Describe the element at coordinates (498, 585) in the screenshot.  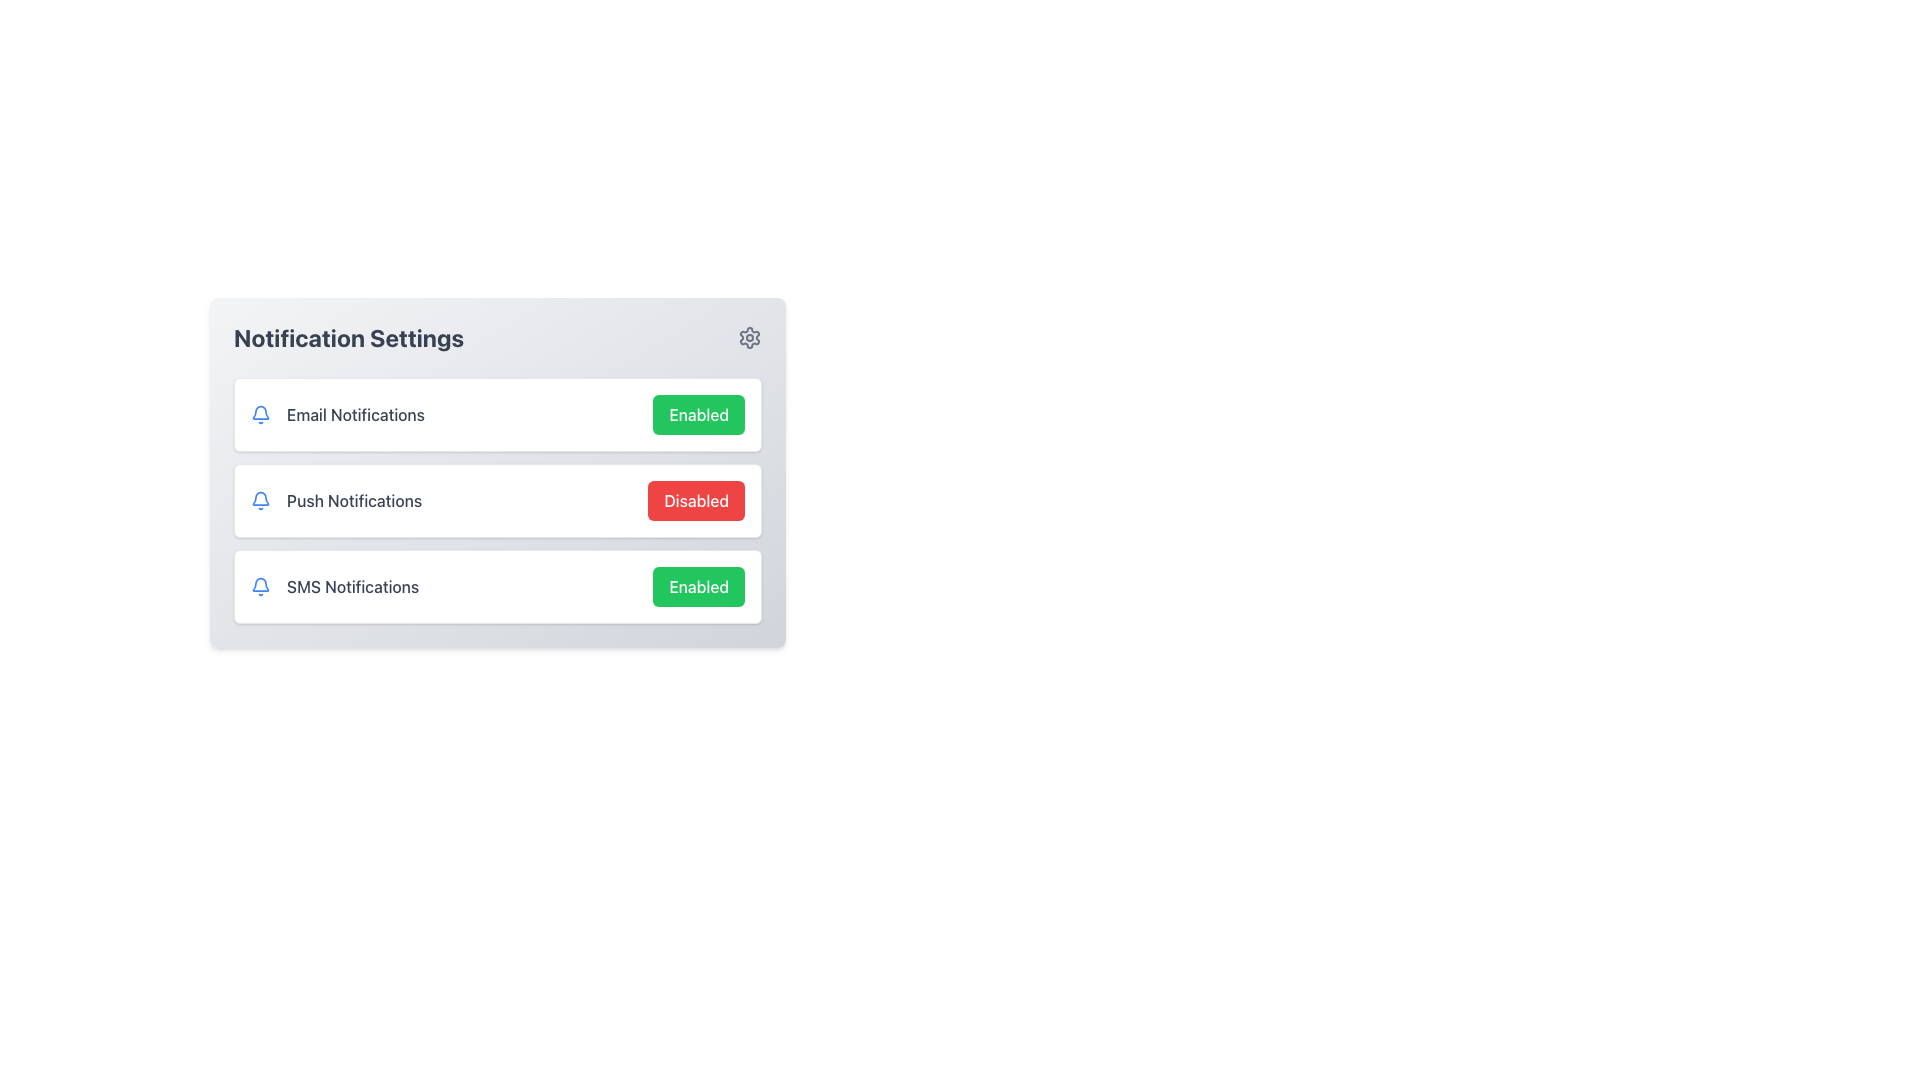
I see `notification type 'SMS Notifications' from the third card in the vertical list under 'Notification Settings', which contains a green button labeled 'Enabled'` at that location.